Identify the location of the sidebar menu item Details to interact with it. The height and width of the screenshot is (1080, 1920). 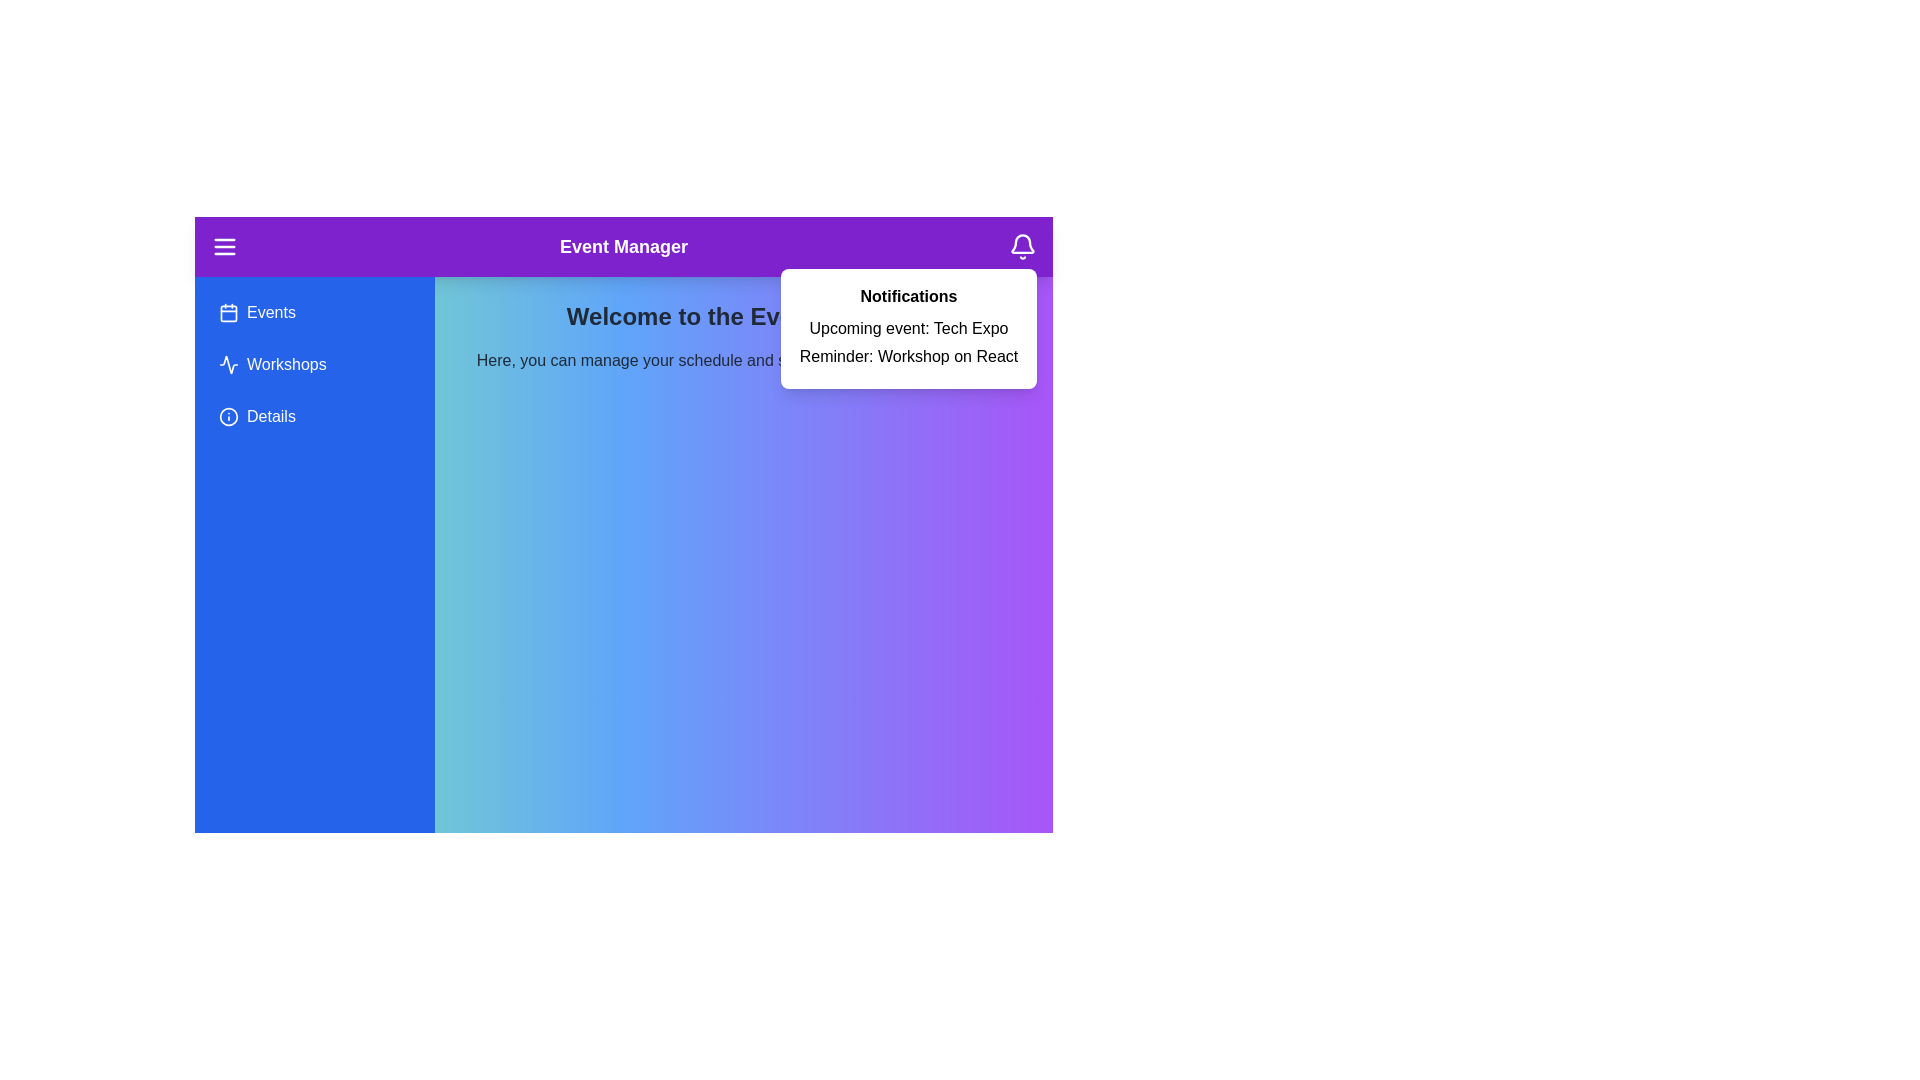
(314, 415).